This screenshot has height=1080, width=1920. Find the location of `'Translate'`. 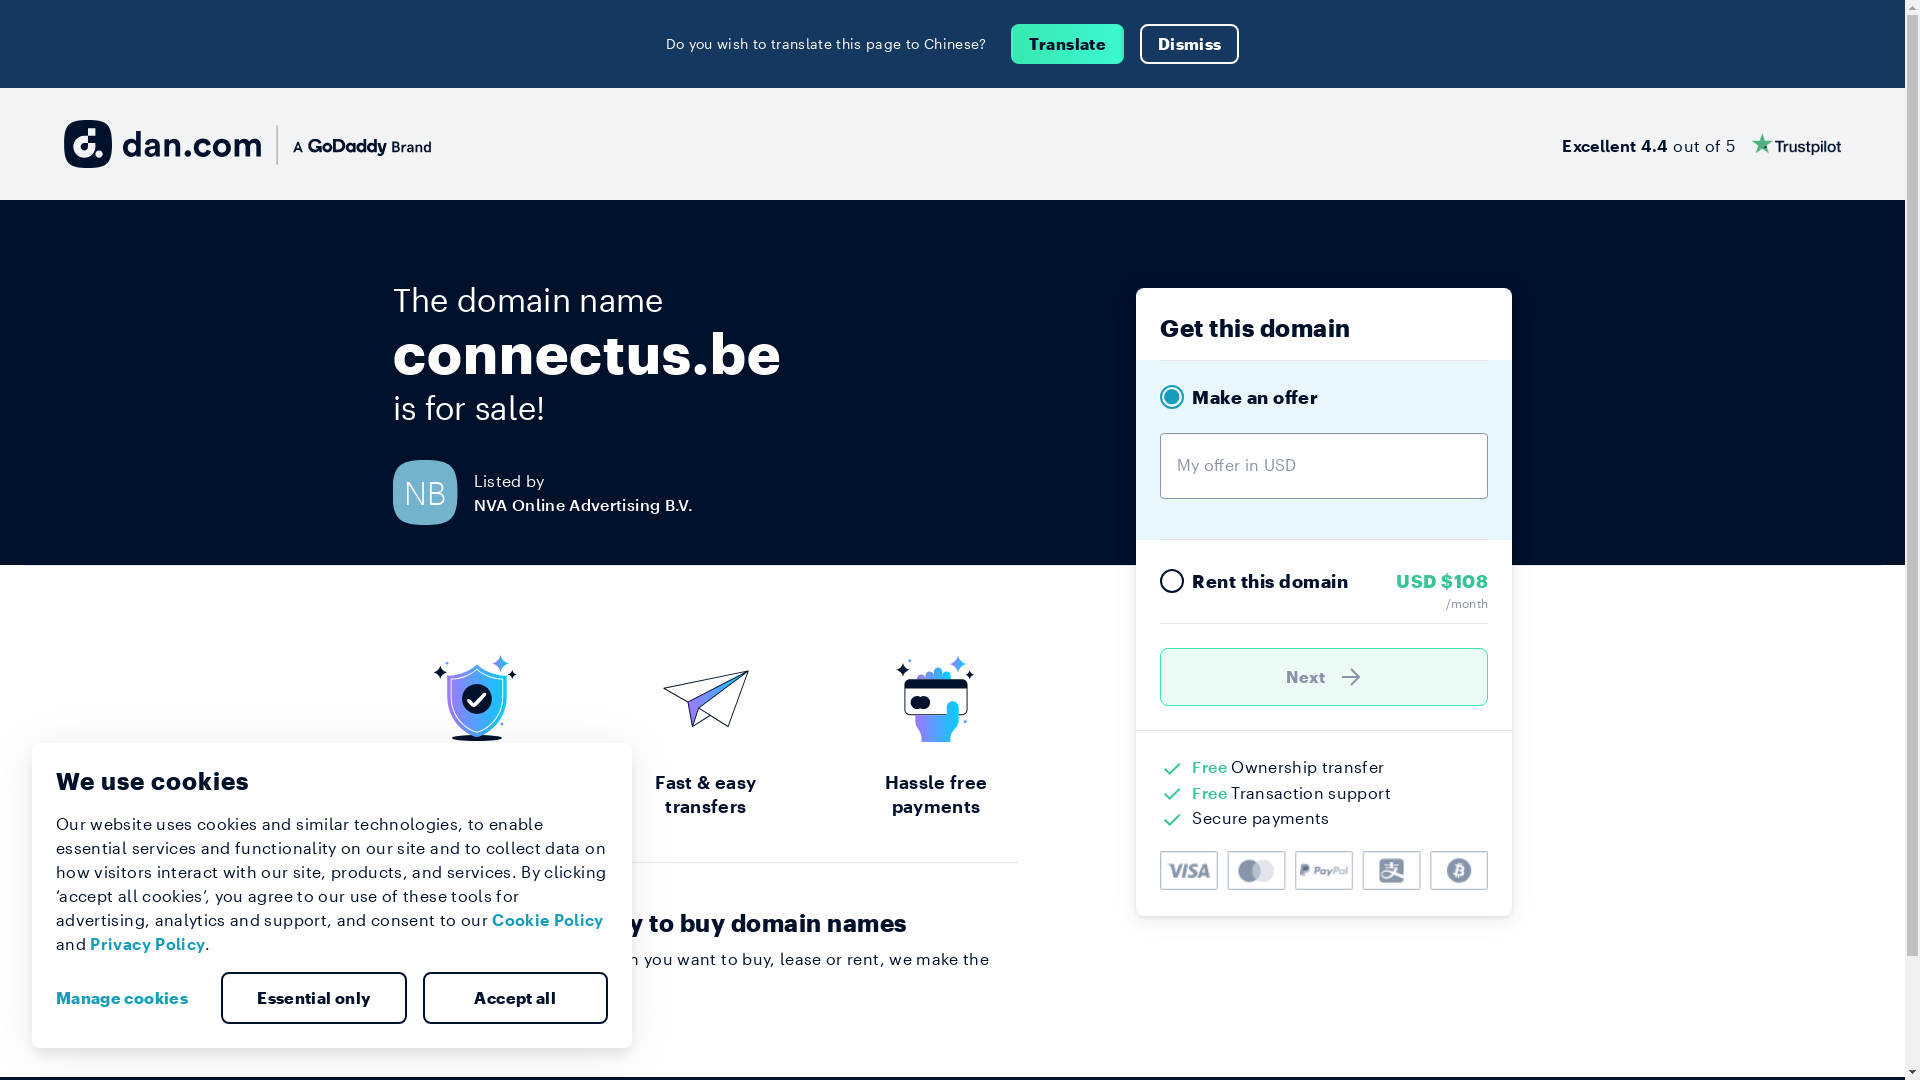

'Translate' is located at coordinates (1066, 43).